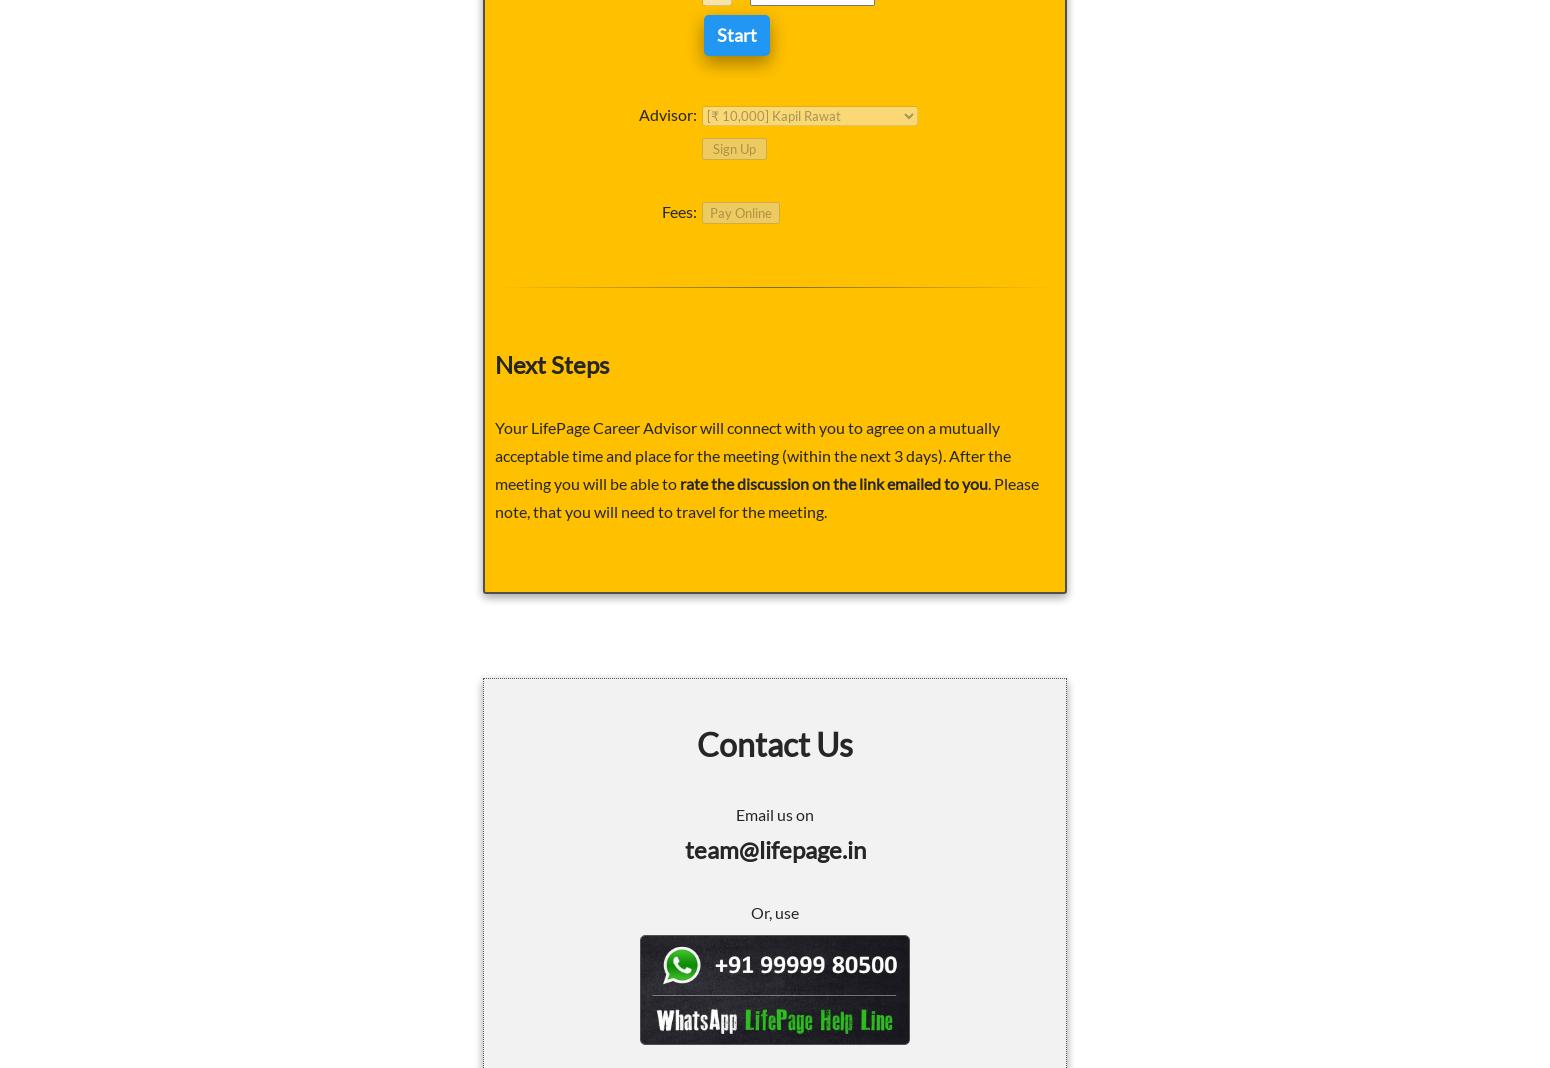 The width and height of the screenshot is (1550, 1068). Describe the element at coordinates (750, 910) in the screenshot. I see `'Or, use'` at that location.